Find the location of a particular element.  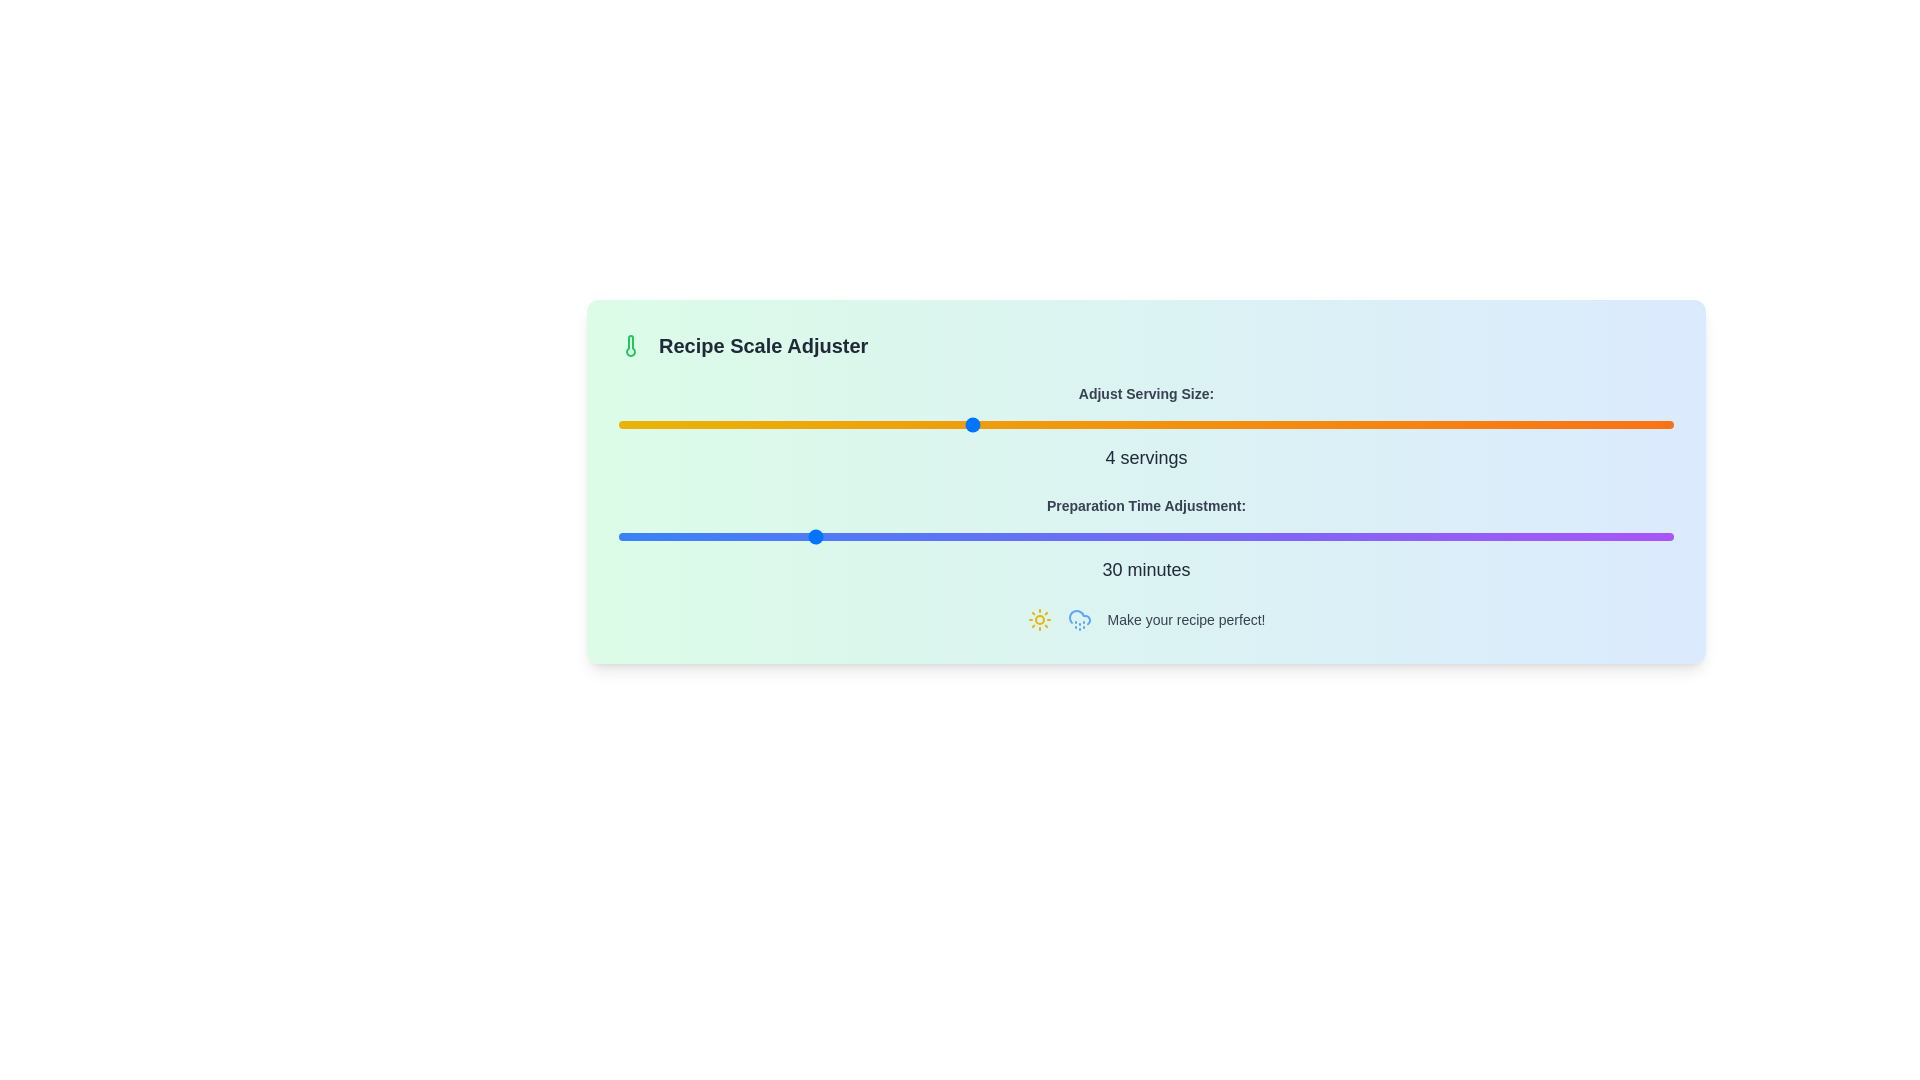

the text label reading 'Make your recipe perfect!' which is styled with a gray font and positioned in the lower section of the panel, aligned with the icons to its left is located at coordinates (1186, 619).